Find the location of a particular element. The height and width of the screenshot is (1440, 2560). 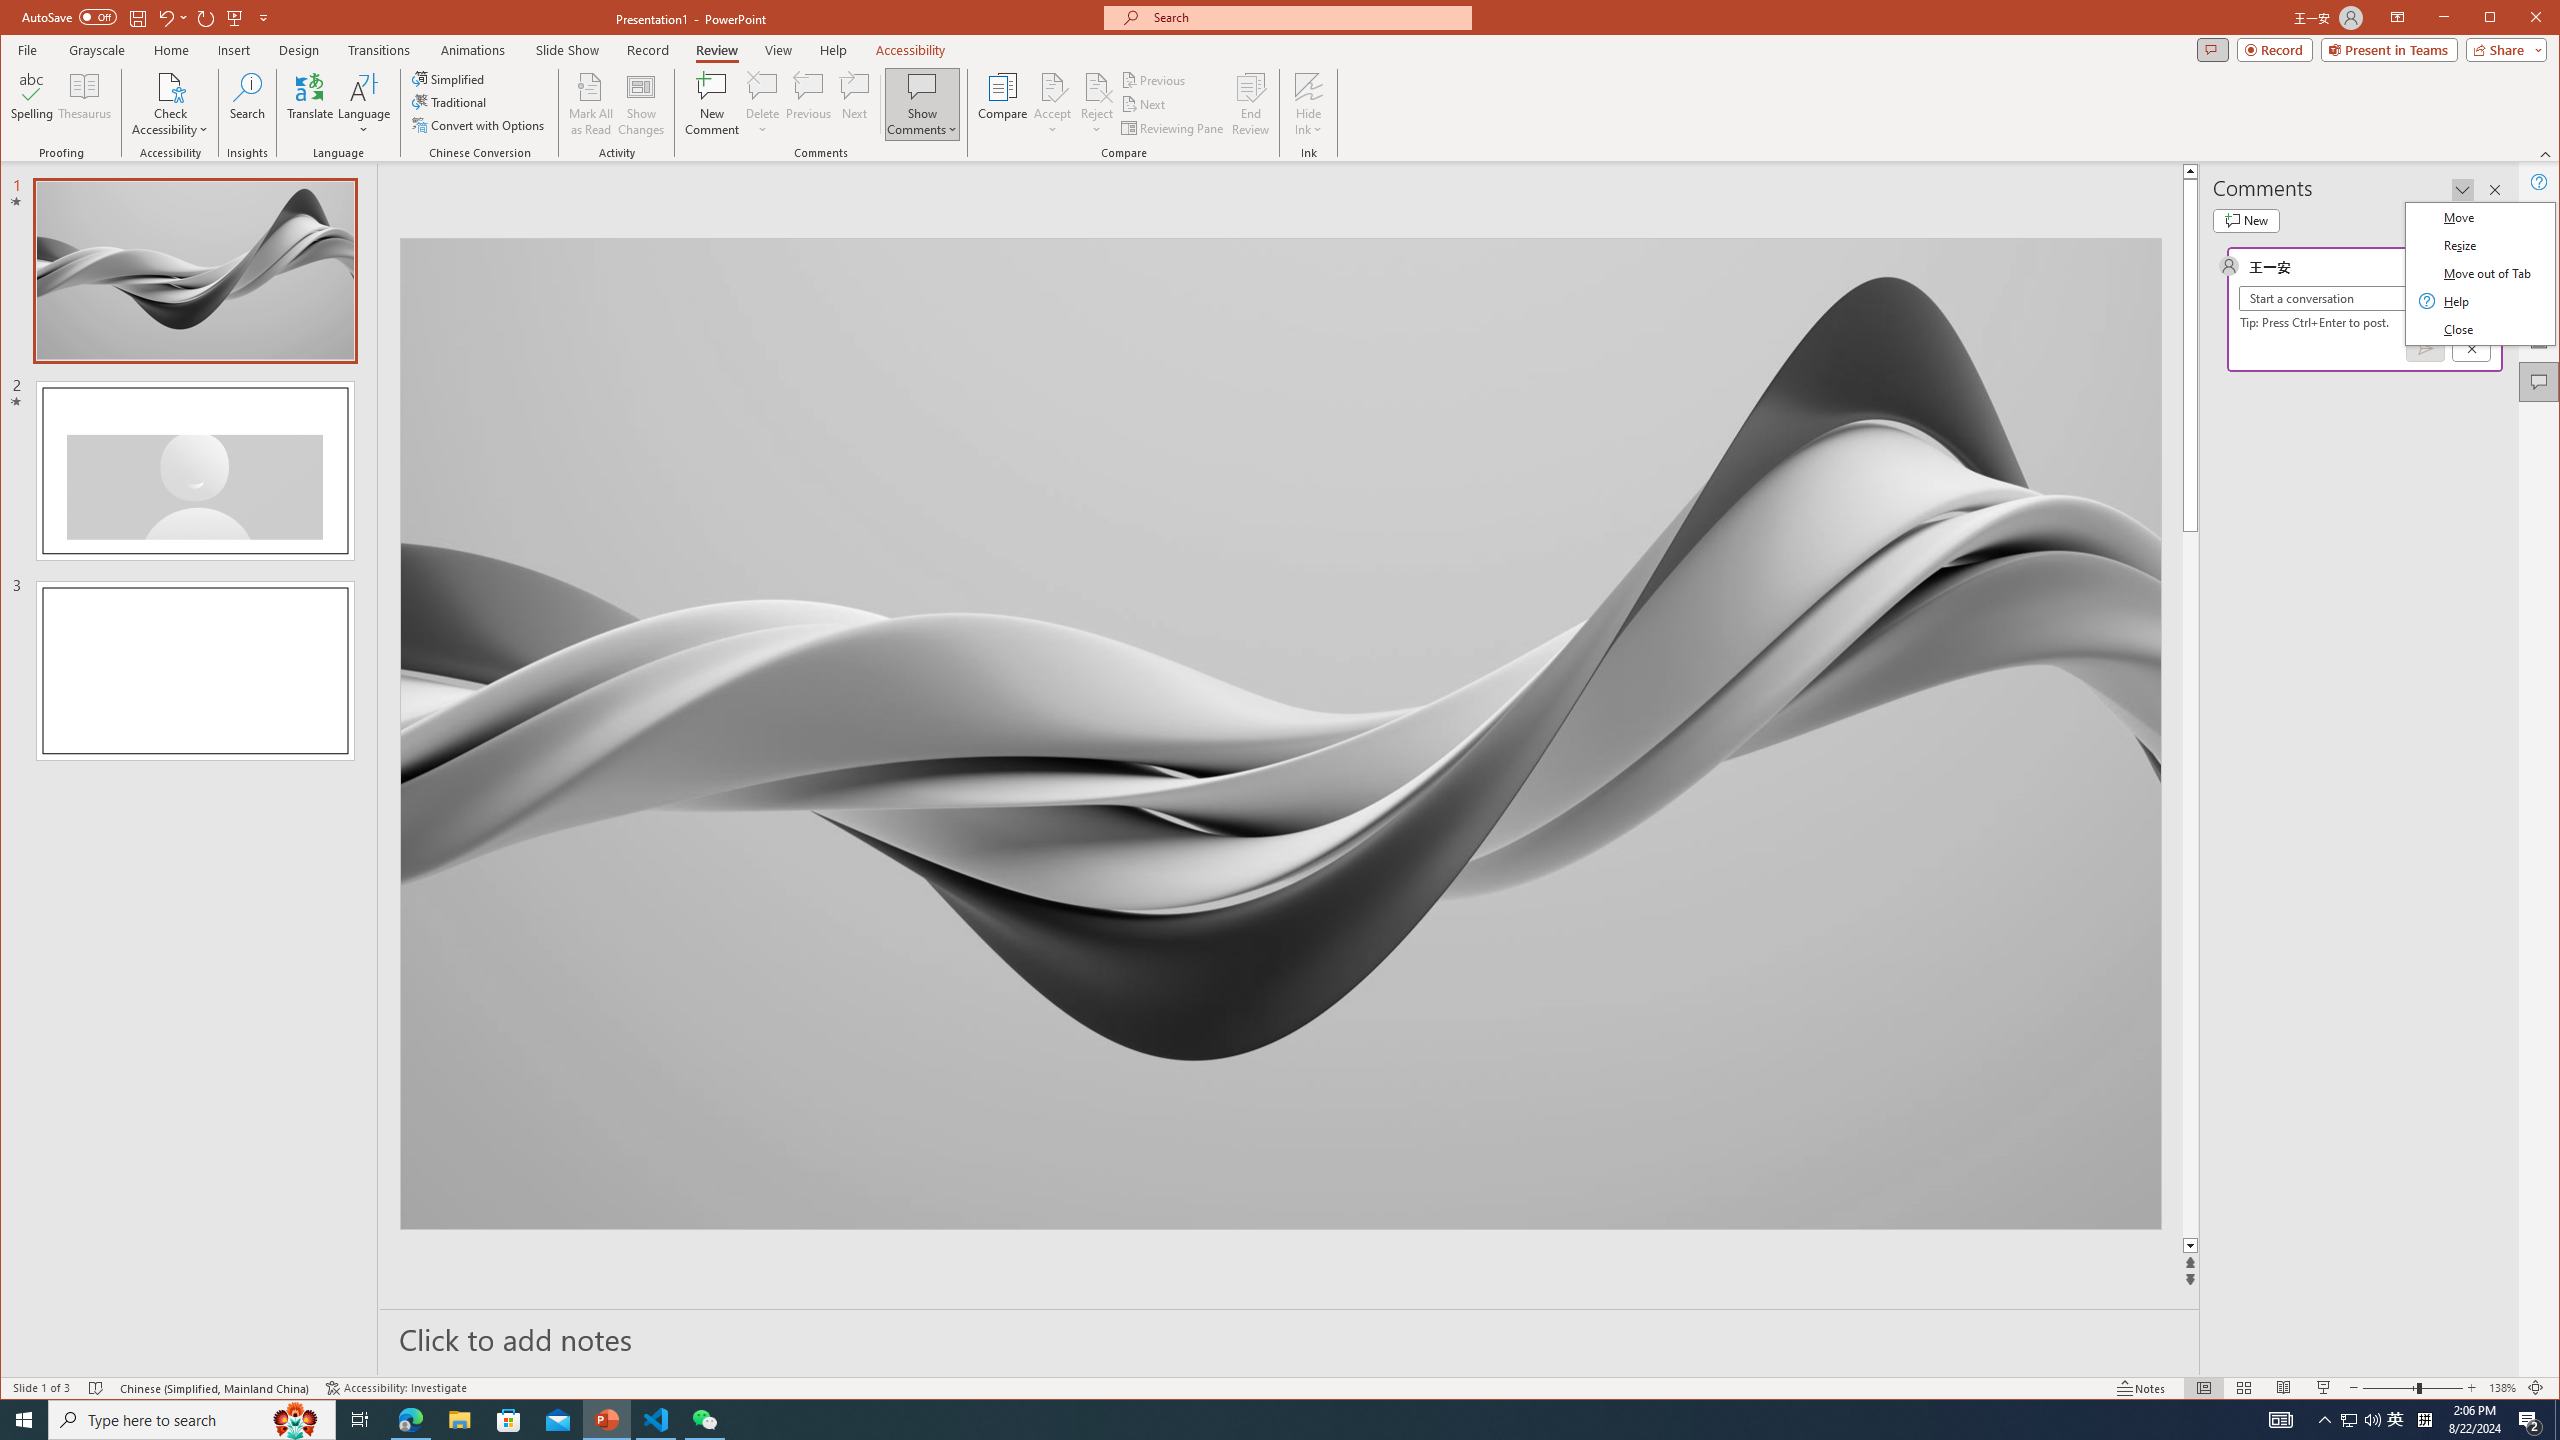

'Minimize' is located at coordinates (2496, 19).